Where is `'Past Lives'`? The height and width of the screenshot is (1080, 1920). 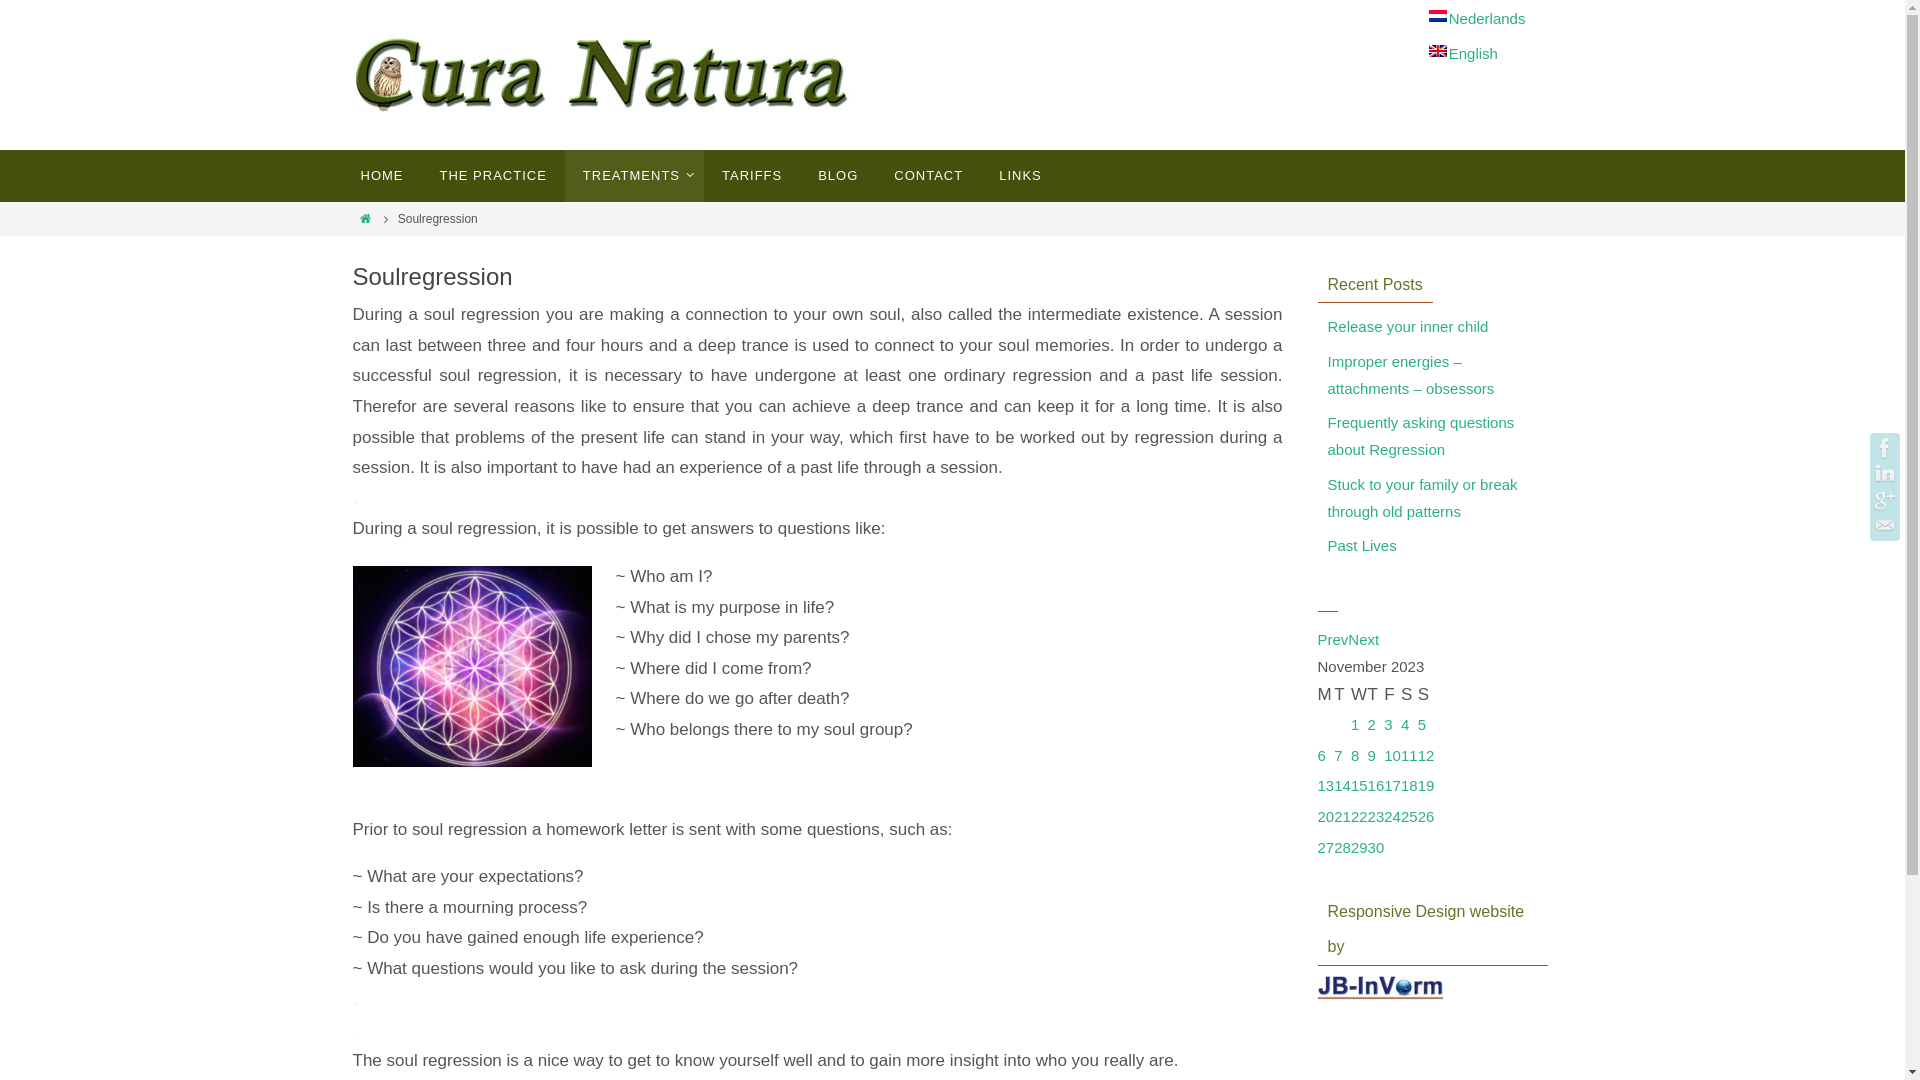
'Past Lives' is located at coordinates (1328, 546).